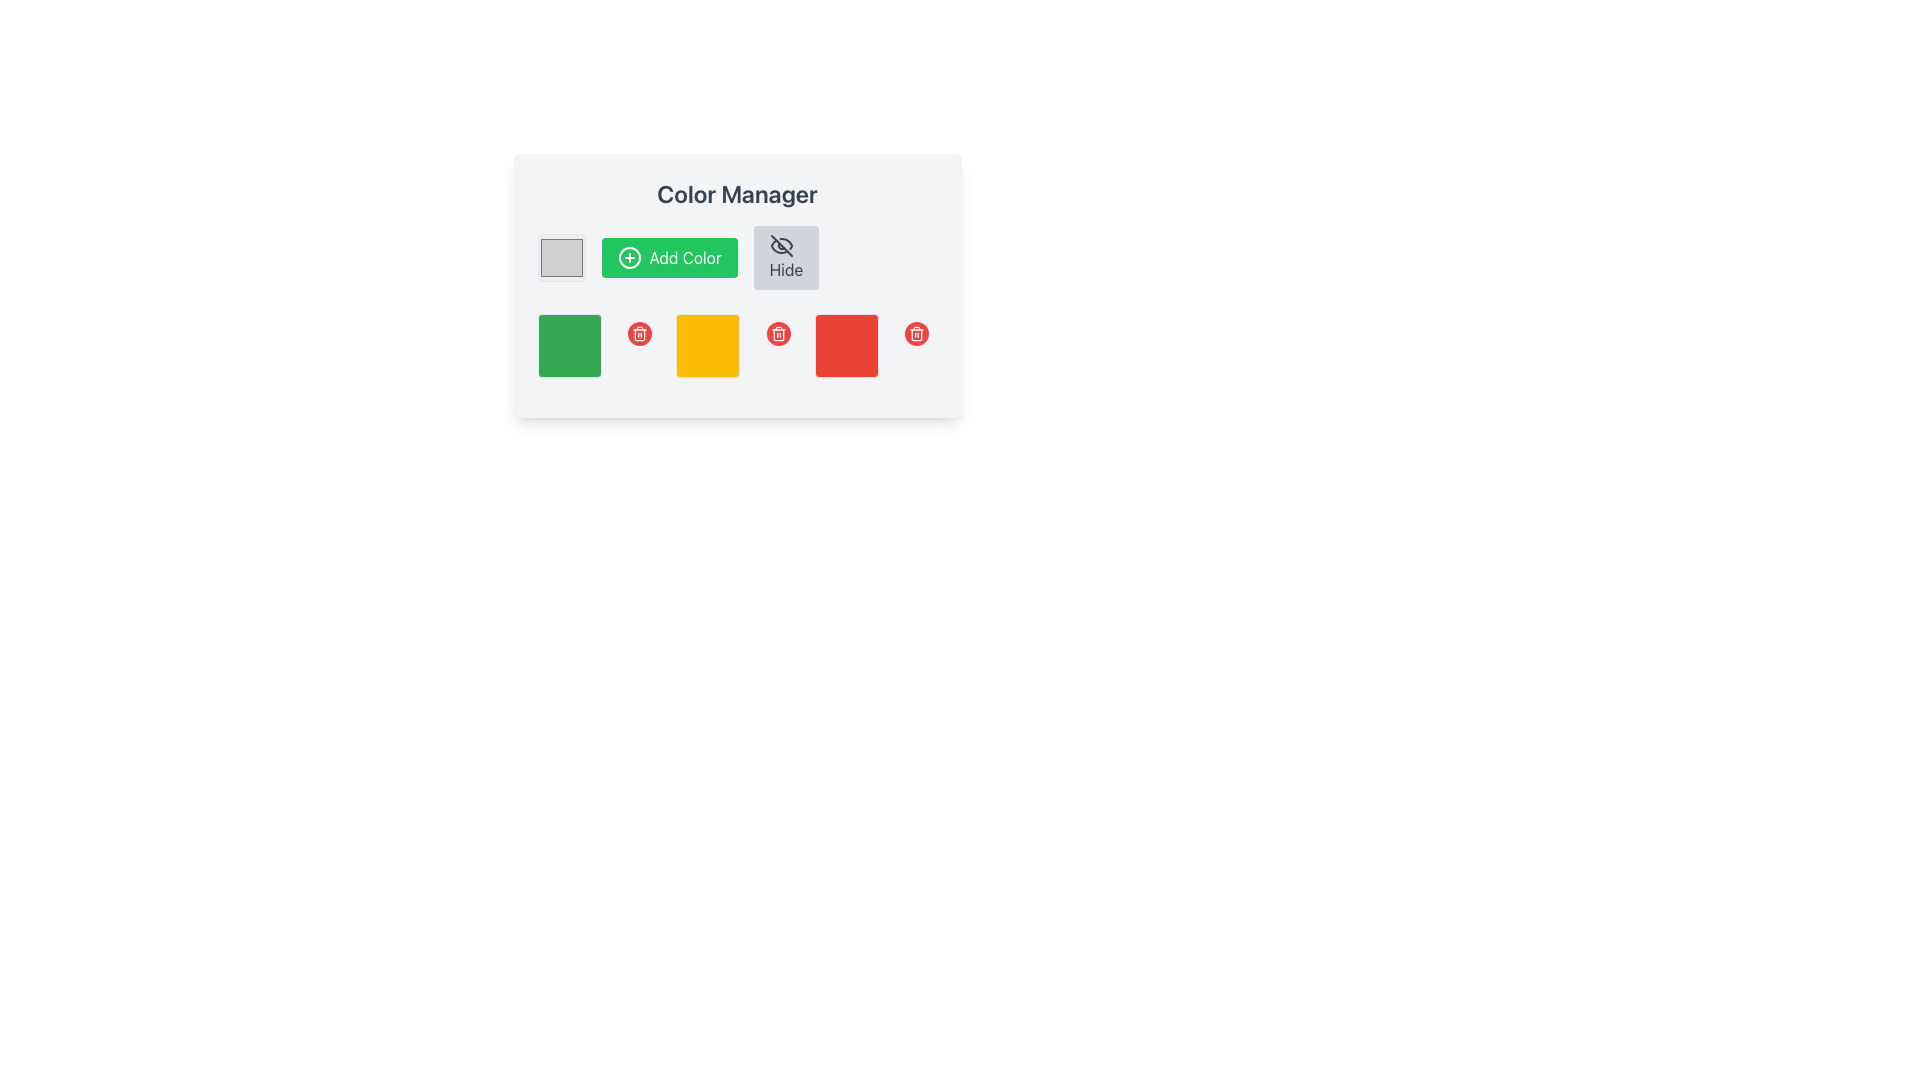 The height and width of the screenshot is (1080, 1920). Describe the element at coordinates (597, 345) in the screenshot. I see `the first green color swatch in the grid layout` at that location.